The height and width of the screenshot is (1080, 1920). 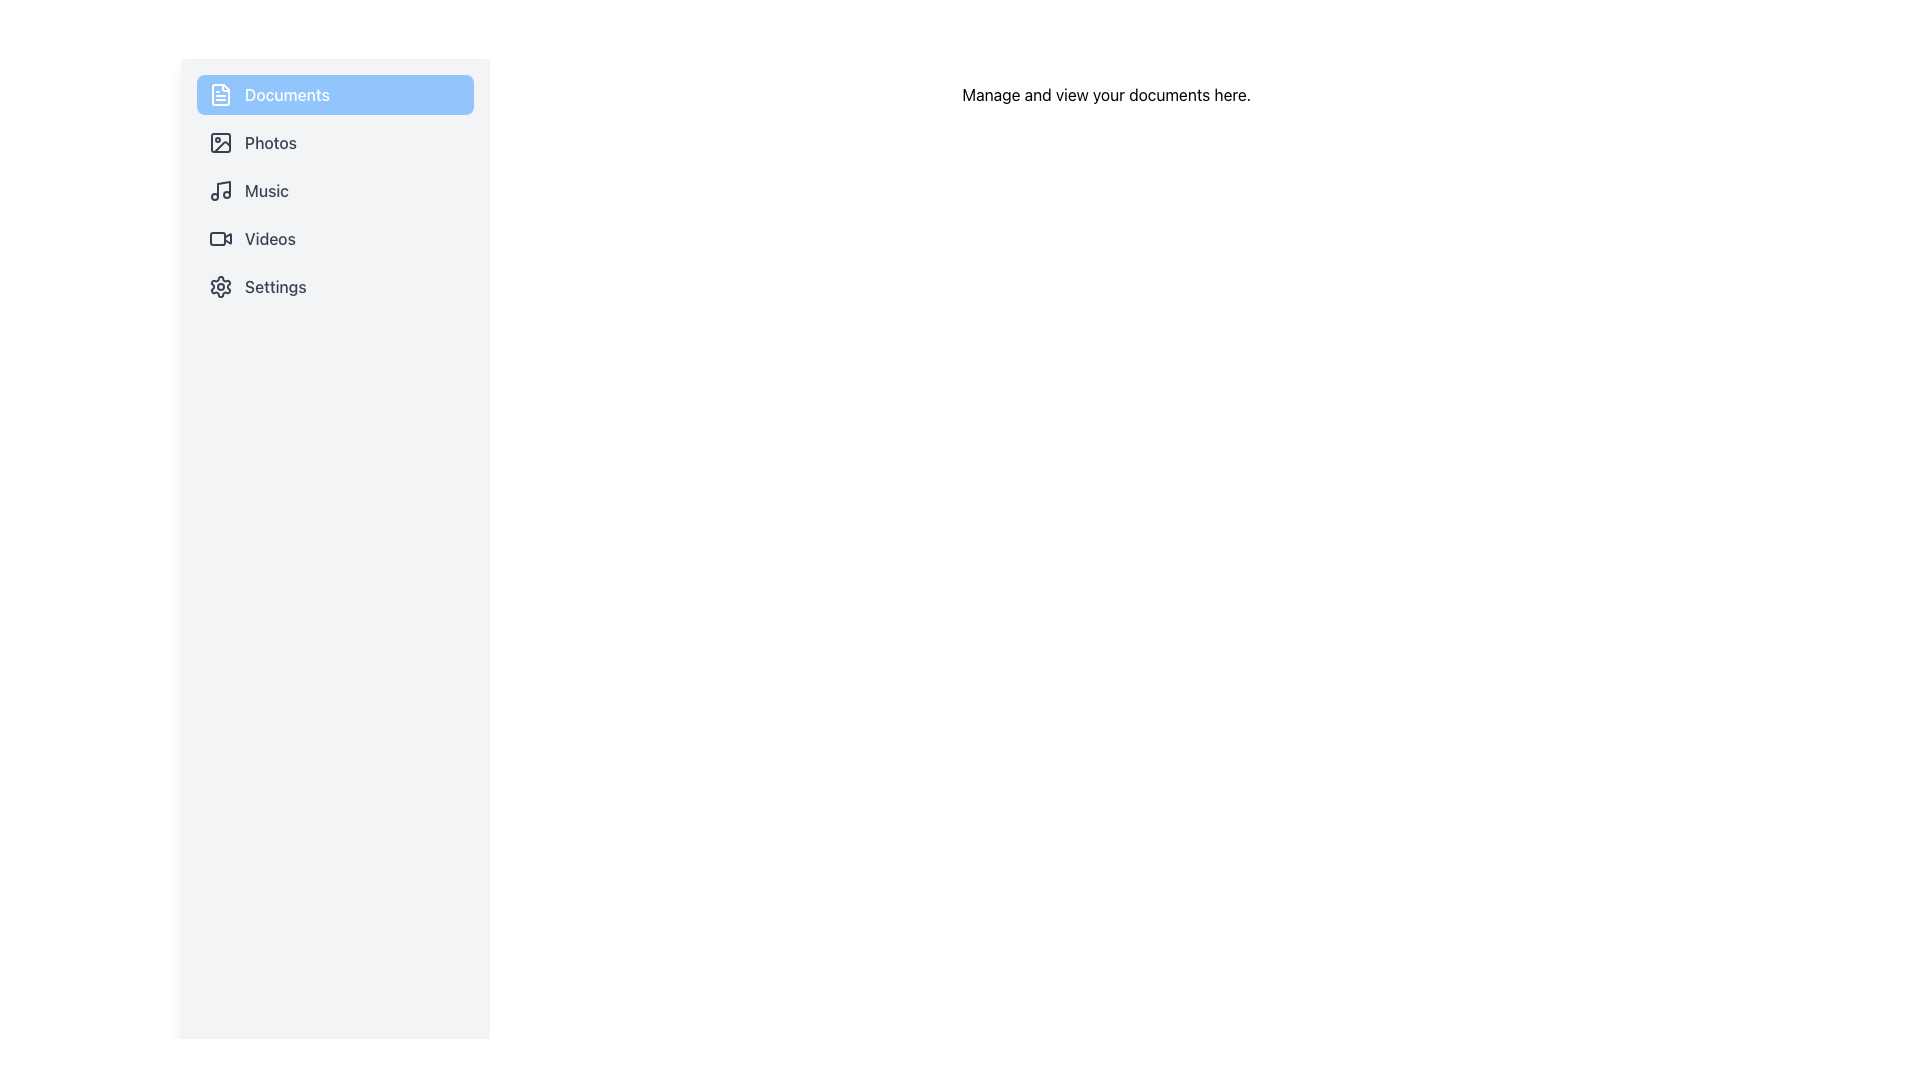 I want to click on the 'Videos' menu item in the vertical navigation bar, so click(x=335, y=238).